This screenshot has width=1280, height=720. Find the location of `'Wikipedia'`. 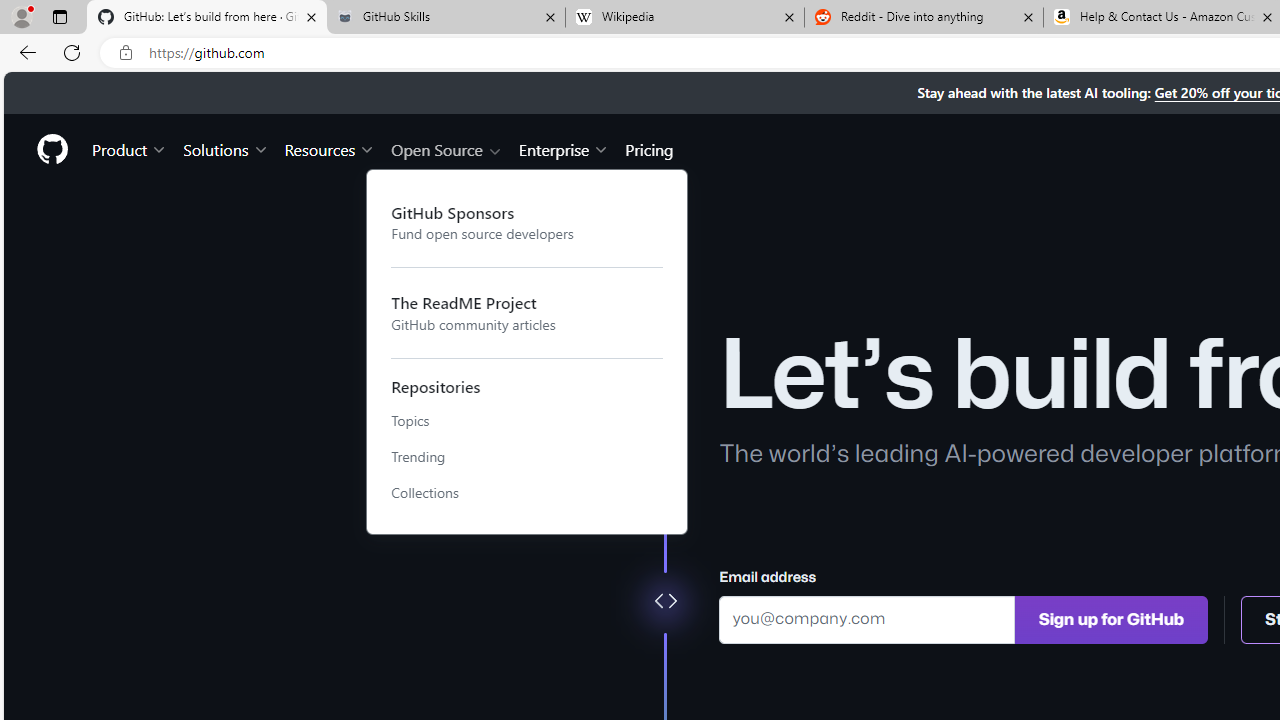

'Wikipedia' is located at coordinates (684, 17).